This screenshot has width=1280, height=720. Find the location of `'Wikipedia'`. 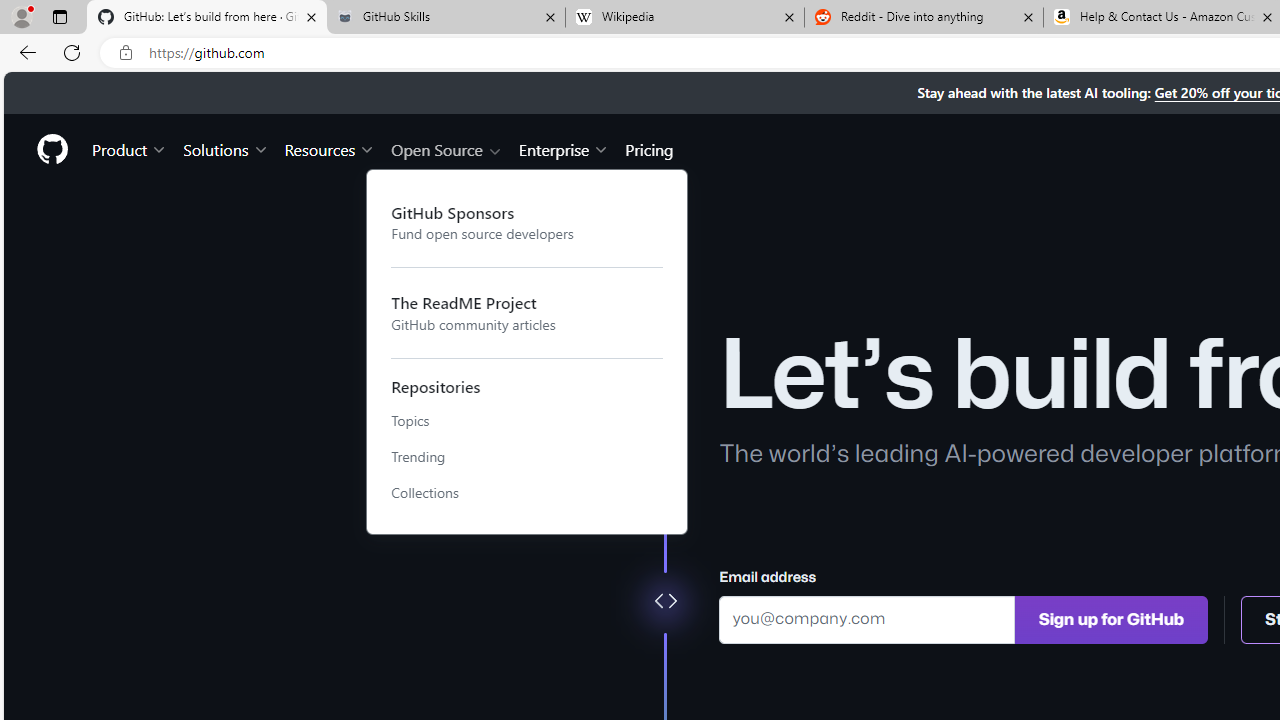

'Wikipedia' is located at coordinates (684, 17).